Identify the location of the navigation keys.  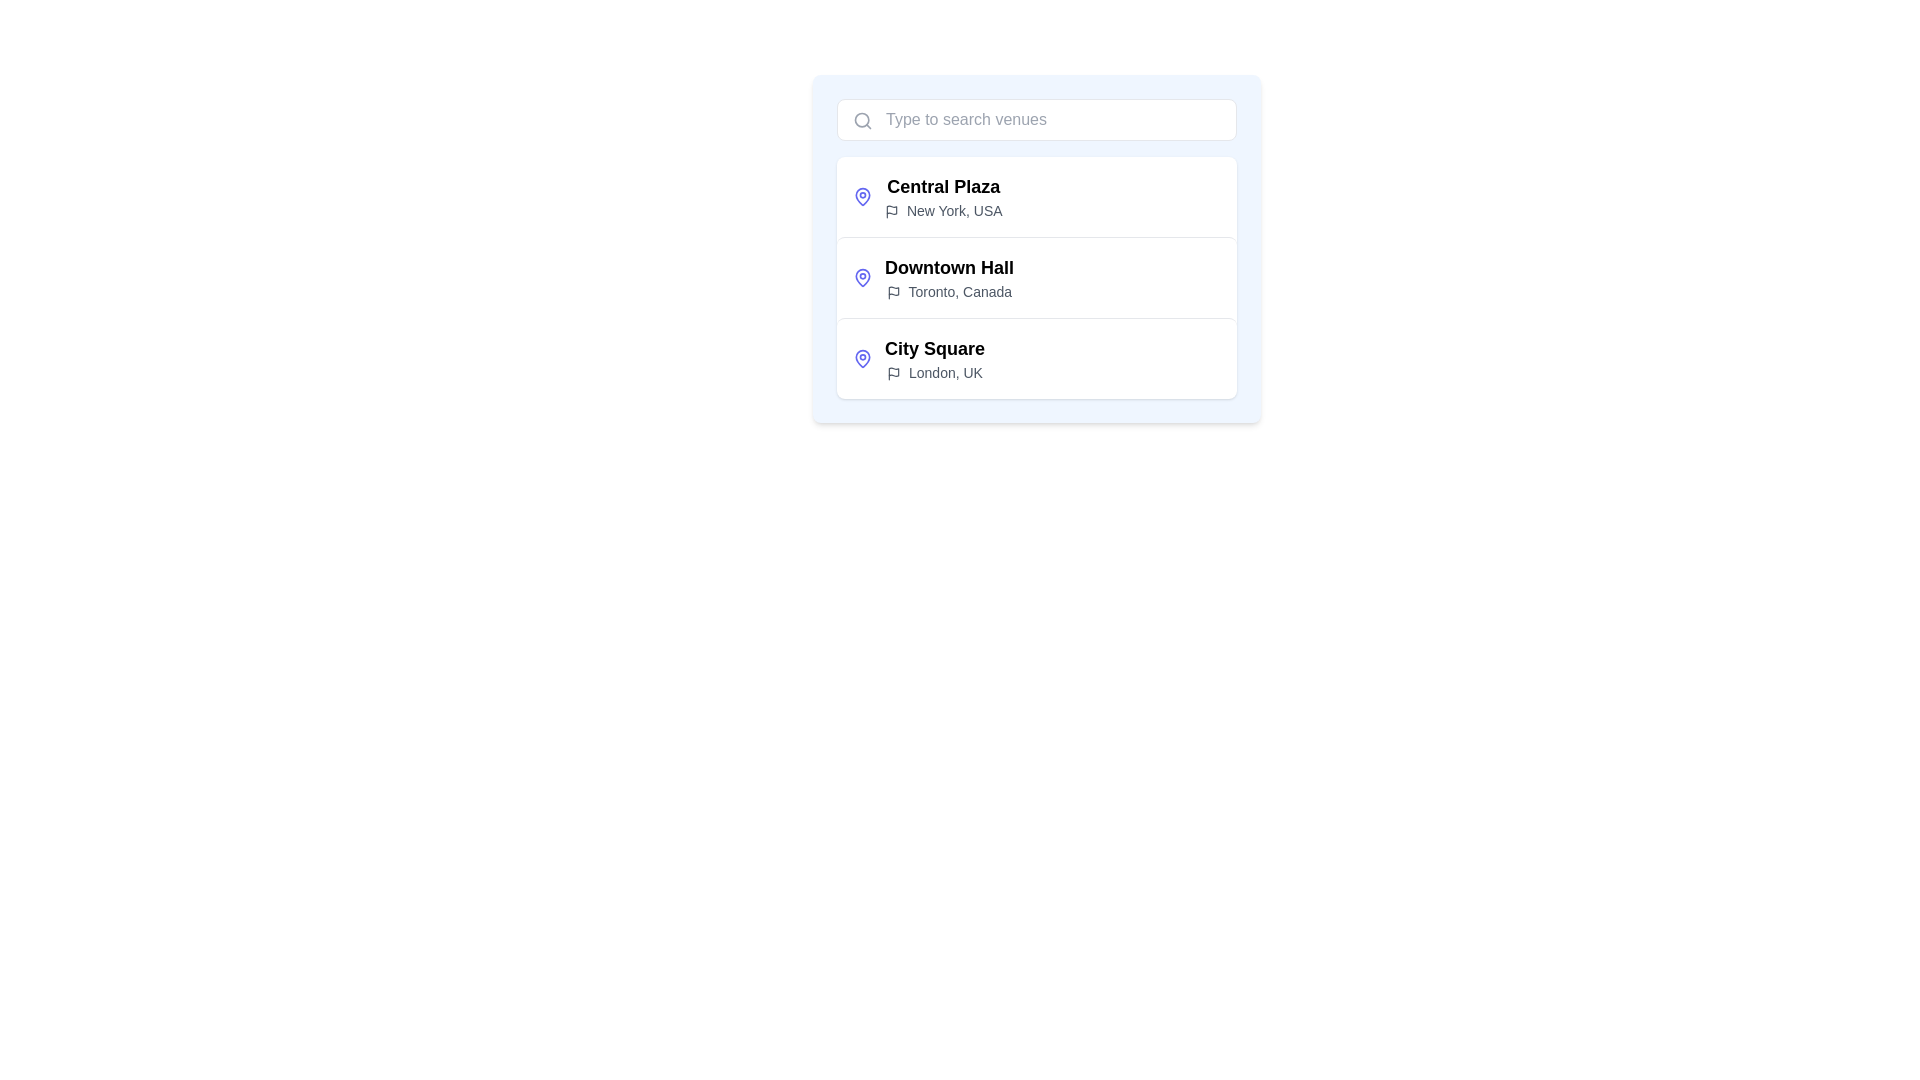
(934, 357).